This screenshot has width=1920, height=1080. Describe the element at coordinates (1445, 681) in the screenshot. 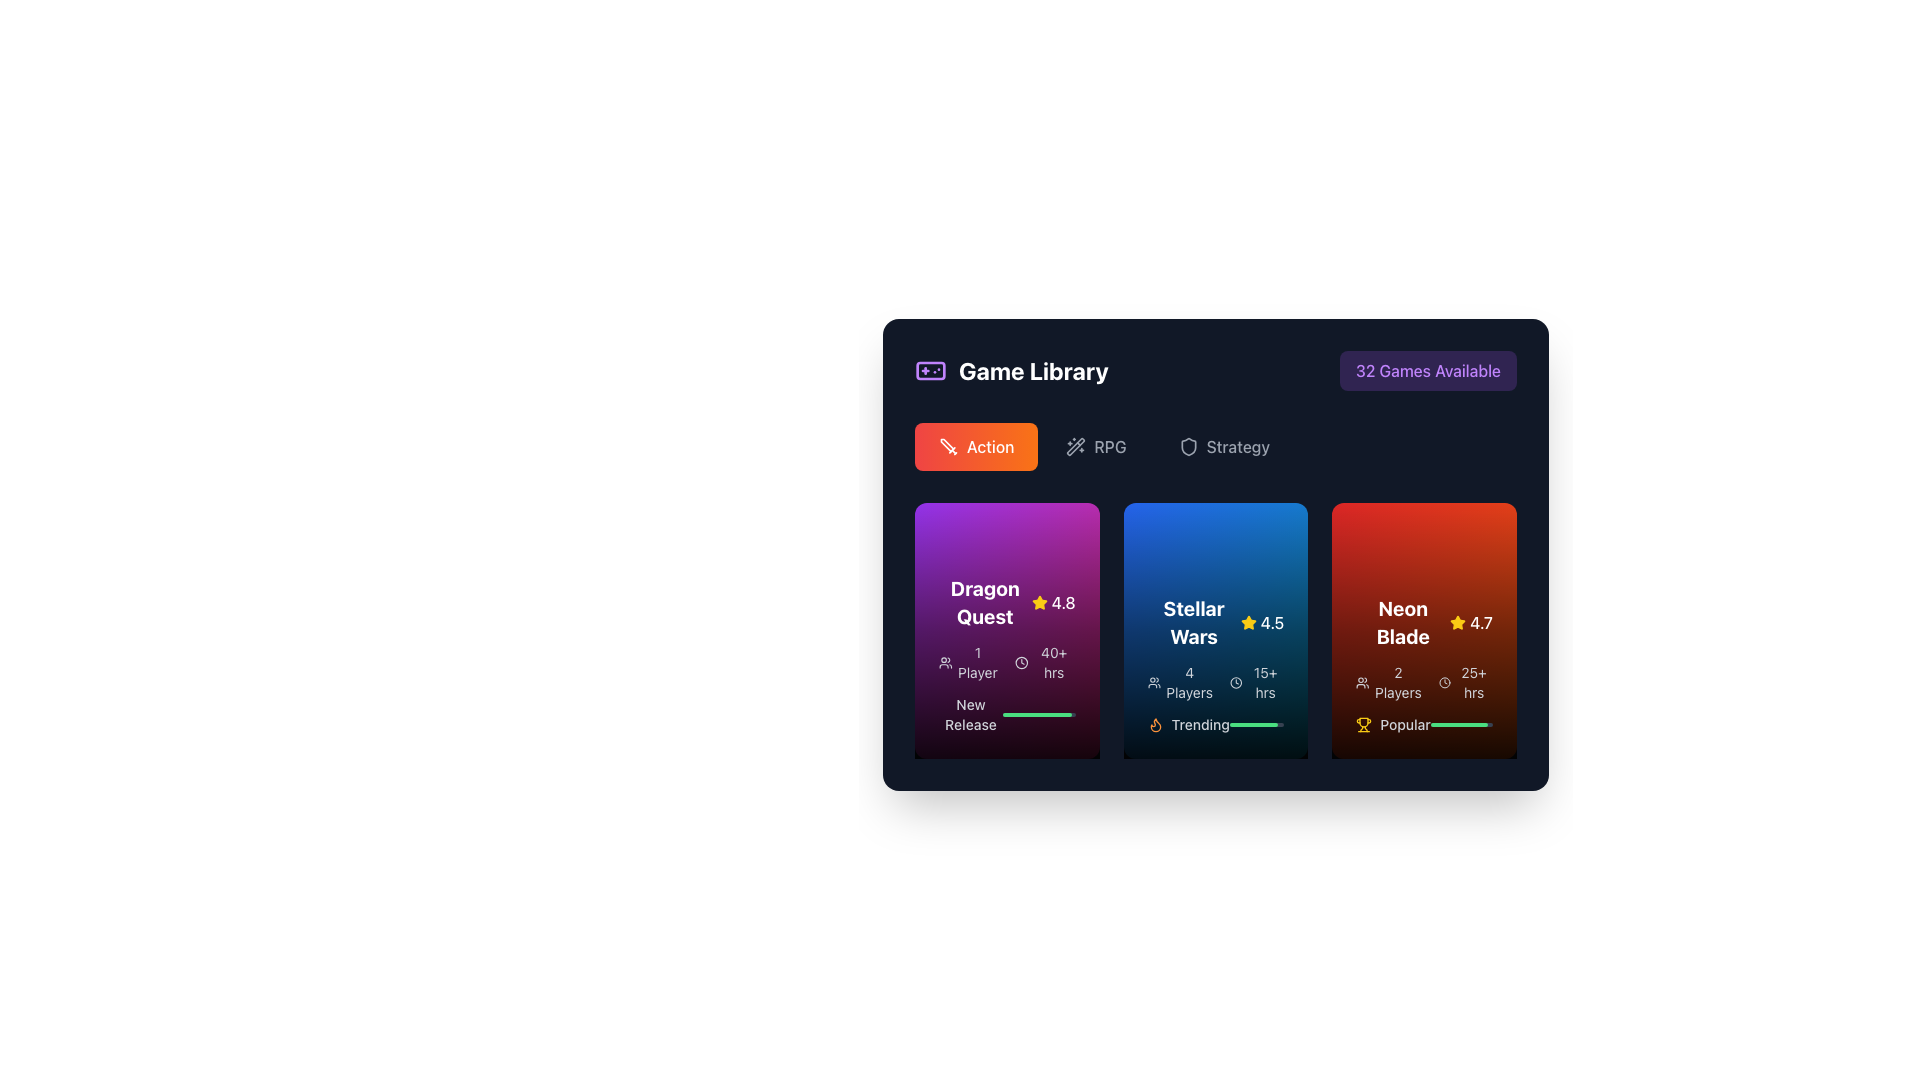

I see `the group of icons and texts that includes the '25+ hrs' time icon located in the bottom-right corner of the 'Neon Blade' card` at that location.